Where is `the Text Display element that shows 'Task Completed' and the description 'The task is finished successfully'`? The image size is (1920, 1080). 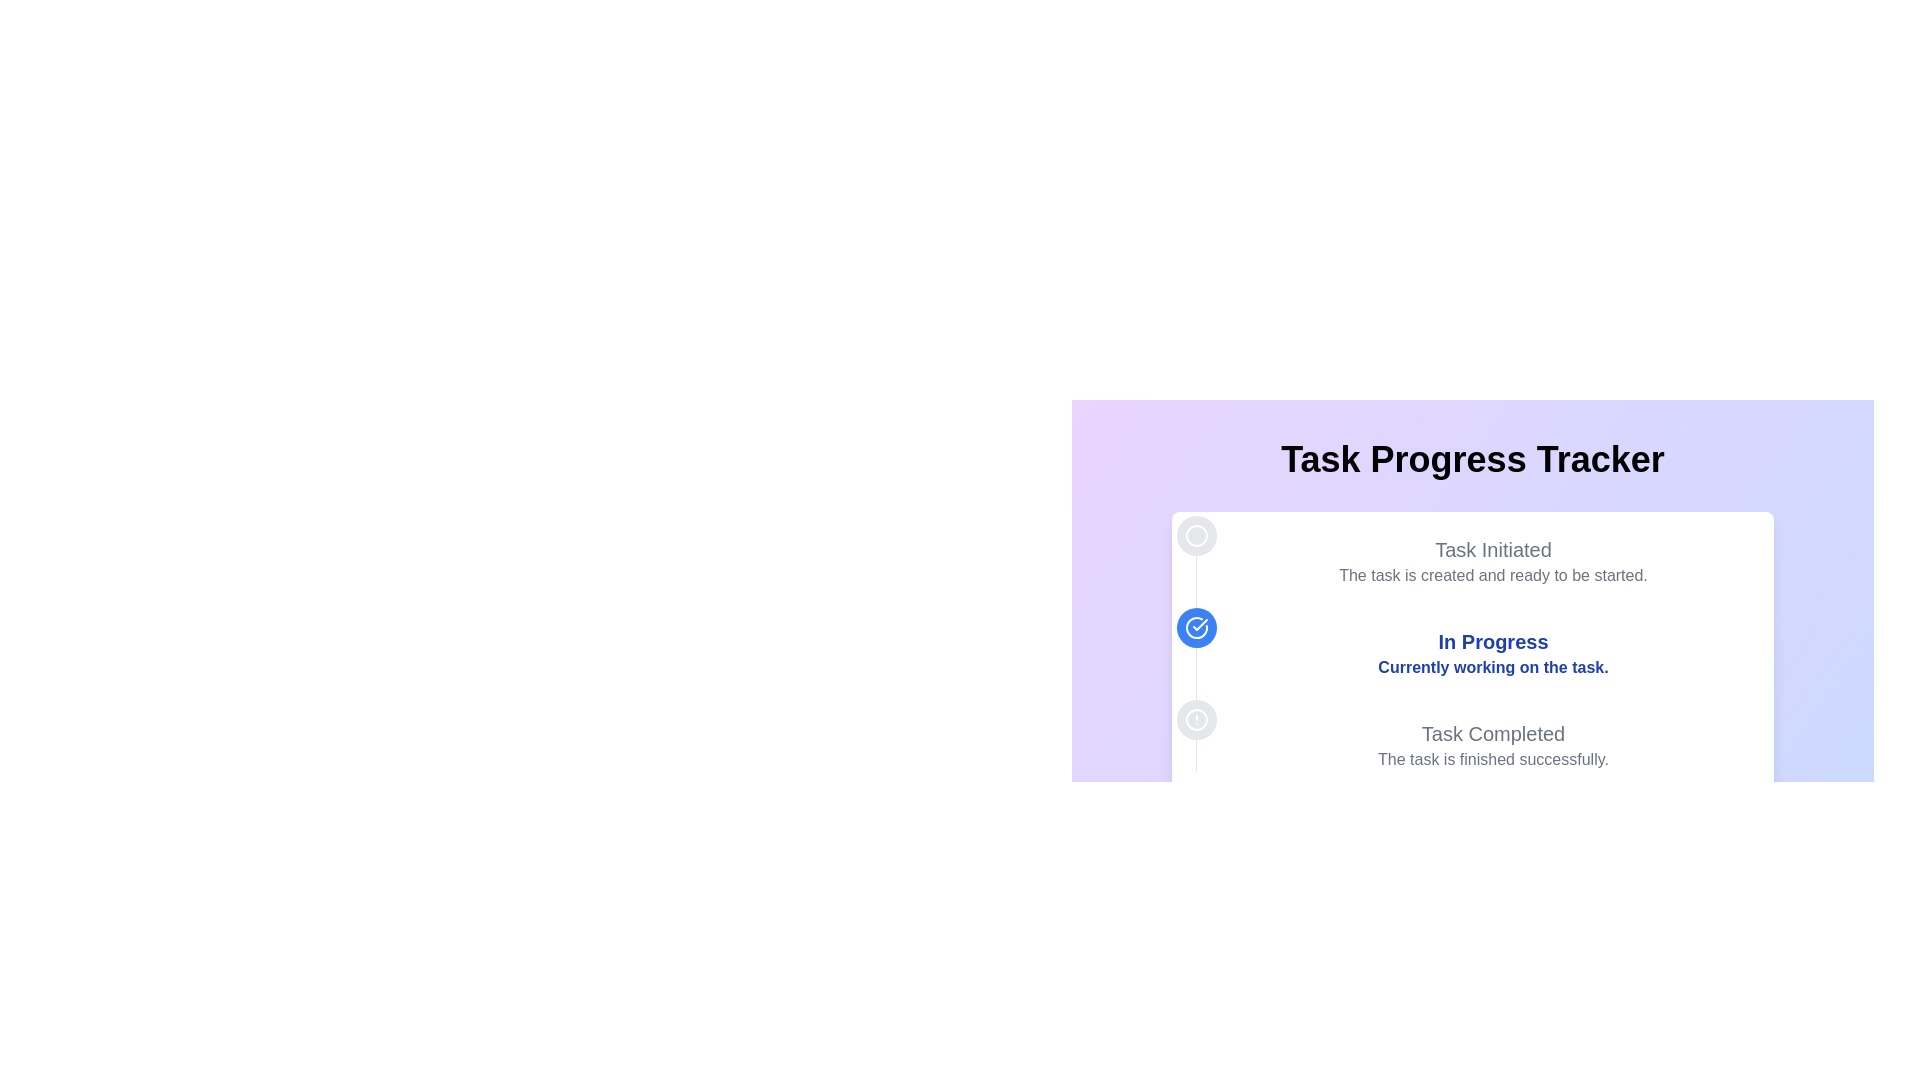 the Text Display element that shows 'Task Completed' and the description 'The task is finished successfully' is located at coordinates (1473, 745).